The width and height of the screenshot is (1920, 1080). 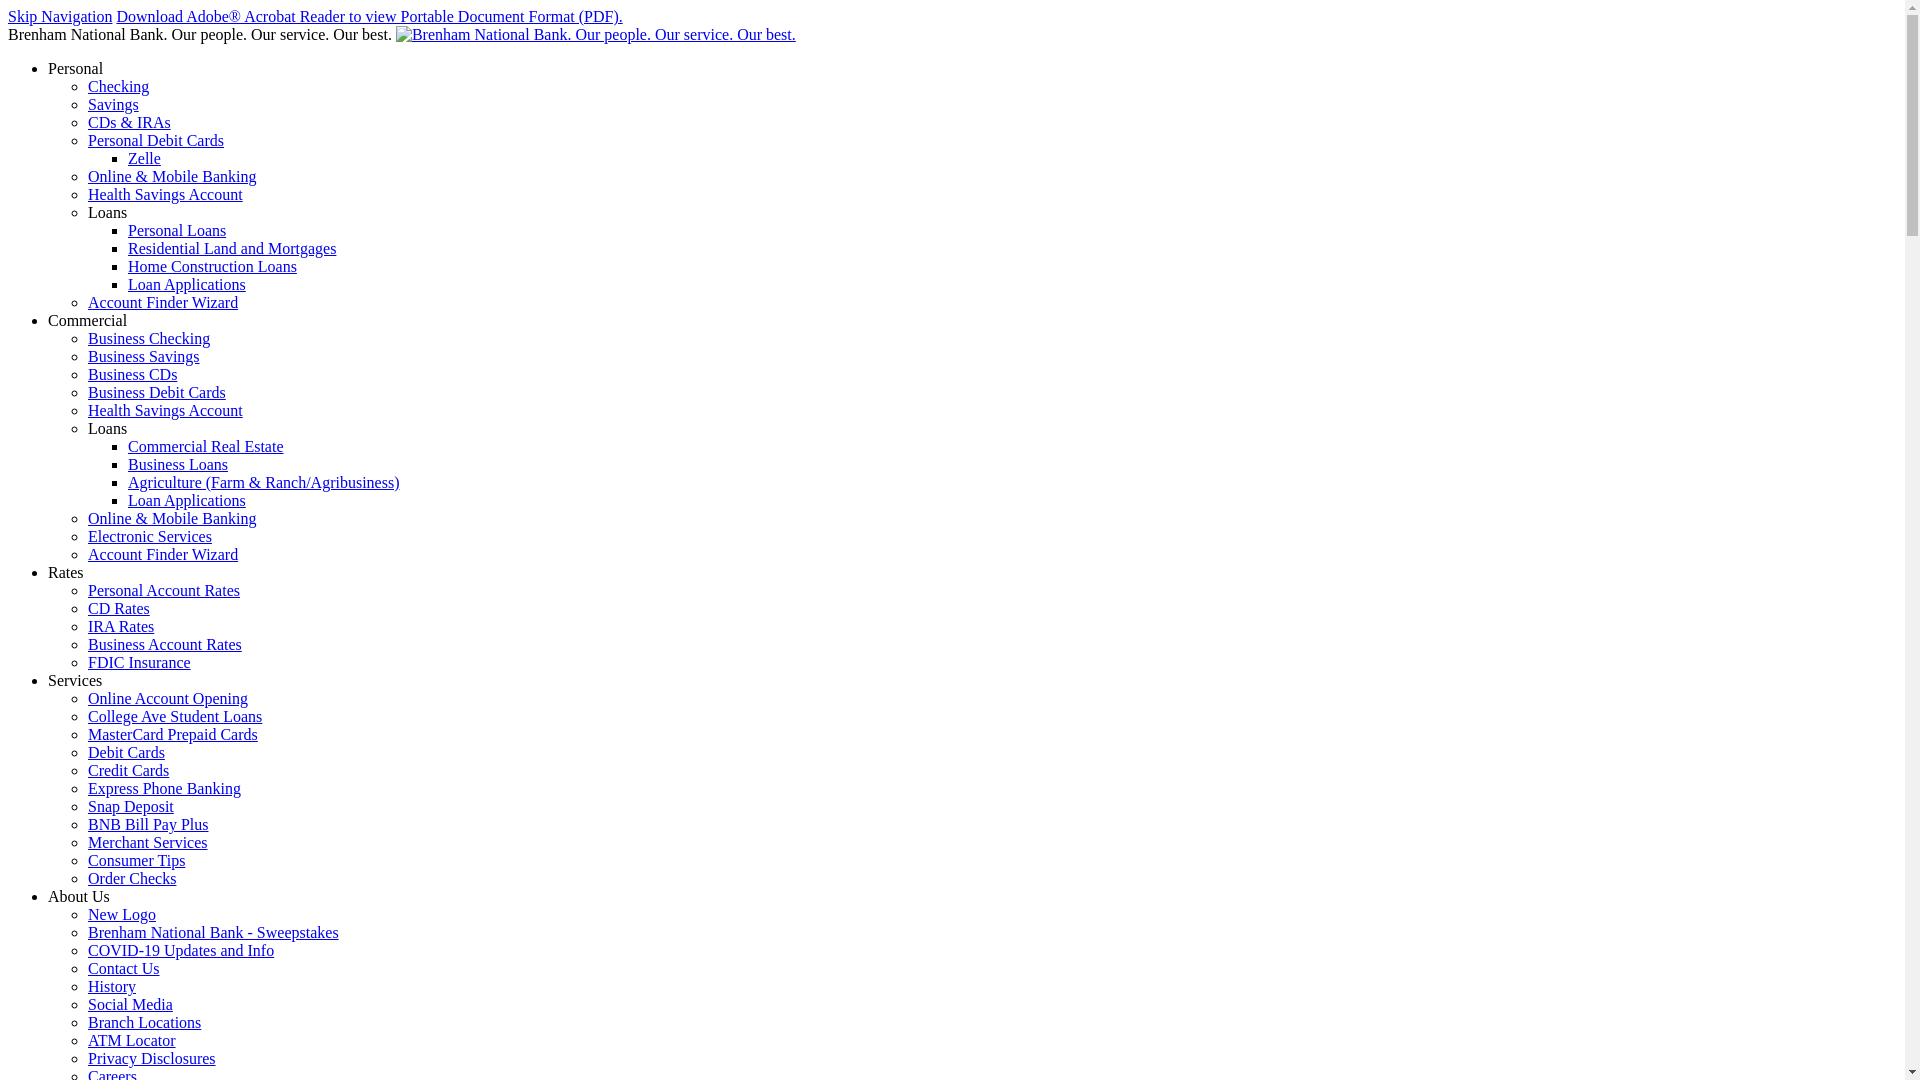 I want to click on 'MasterCard Prepaid Cards', so click(x=172, y=734).